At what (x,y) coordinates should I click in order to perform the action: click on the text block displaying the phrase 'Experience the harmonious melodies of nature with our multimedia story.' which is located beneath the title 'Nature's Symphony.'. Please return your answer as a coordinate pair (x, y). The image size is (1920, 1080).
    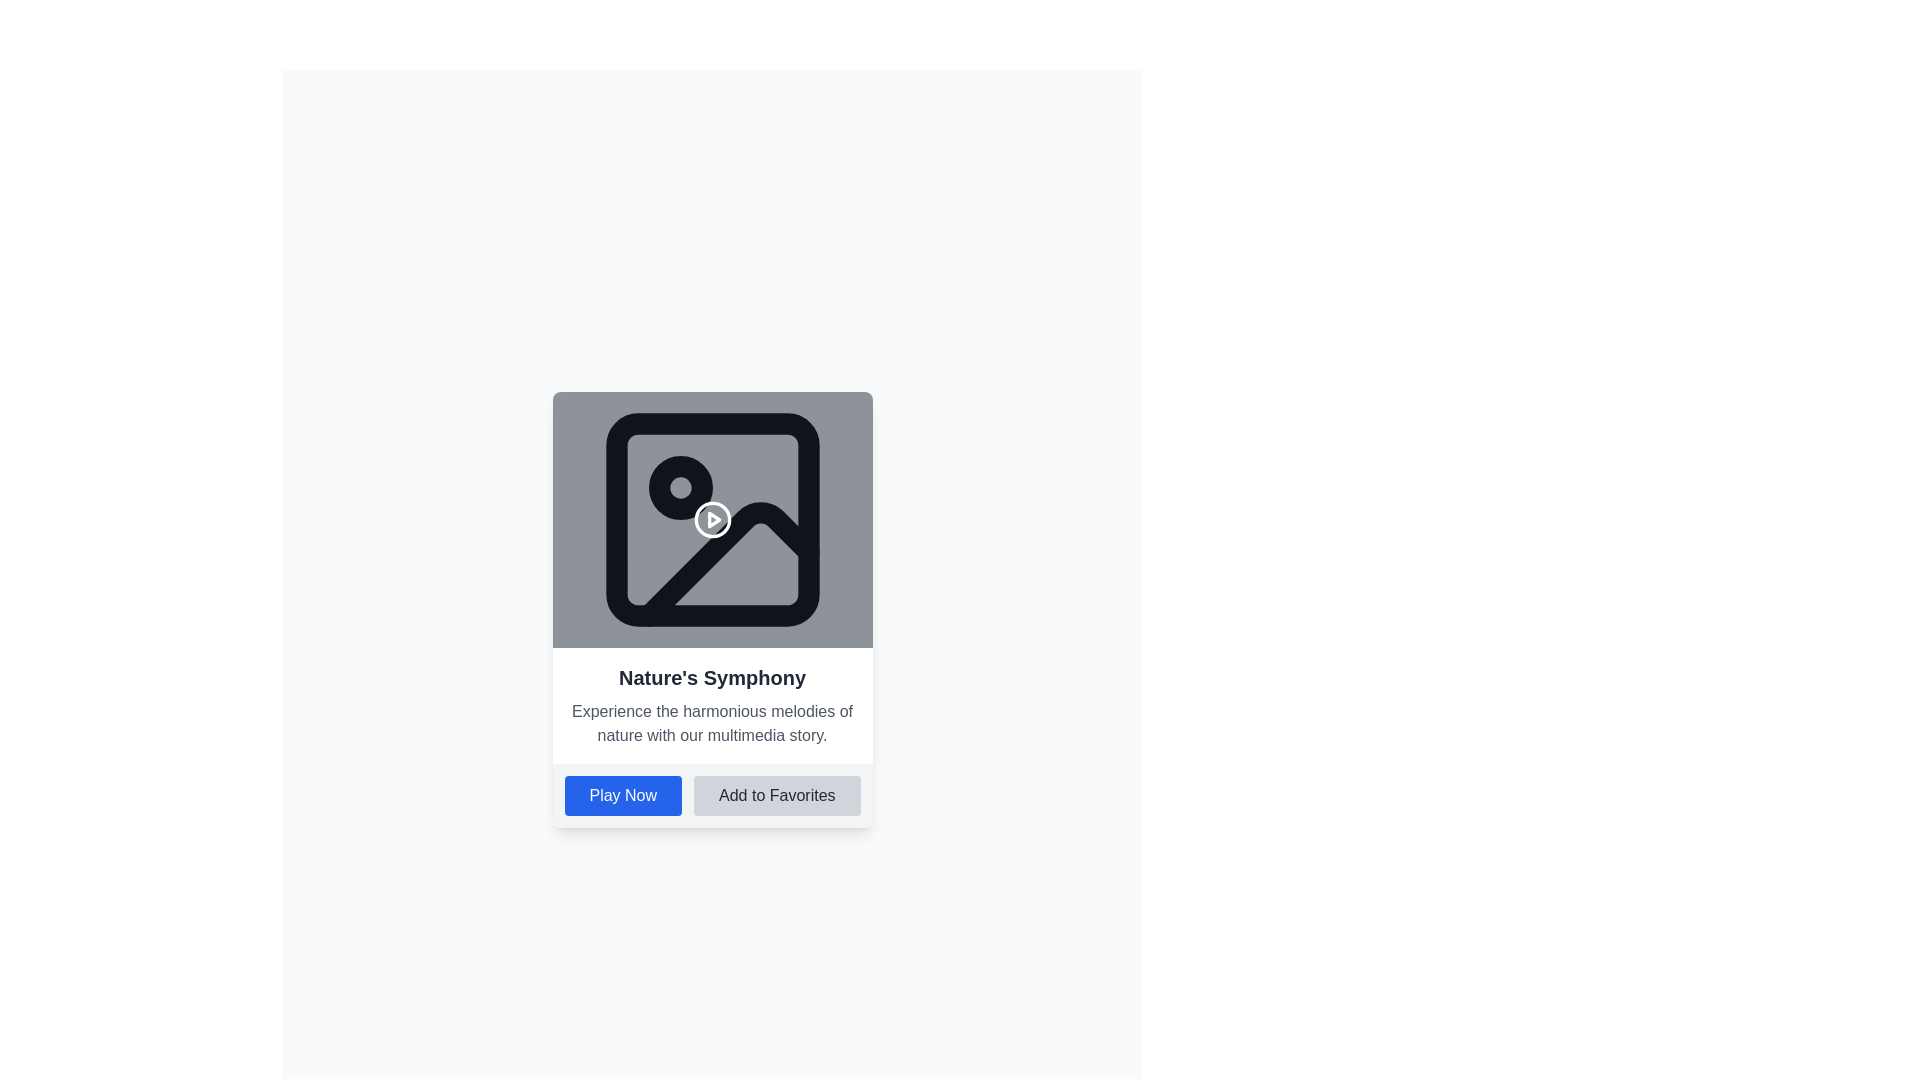
    Looking at the image, I should click on (712, 724).